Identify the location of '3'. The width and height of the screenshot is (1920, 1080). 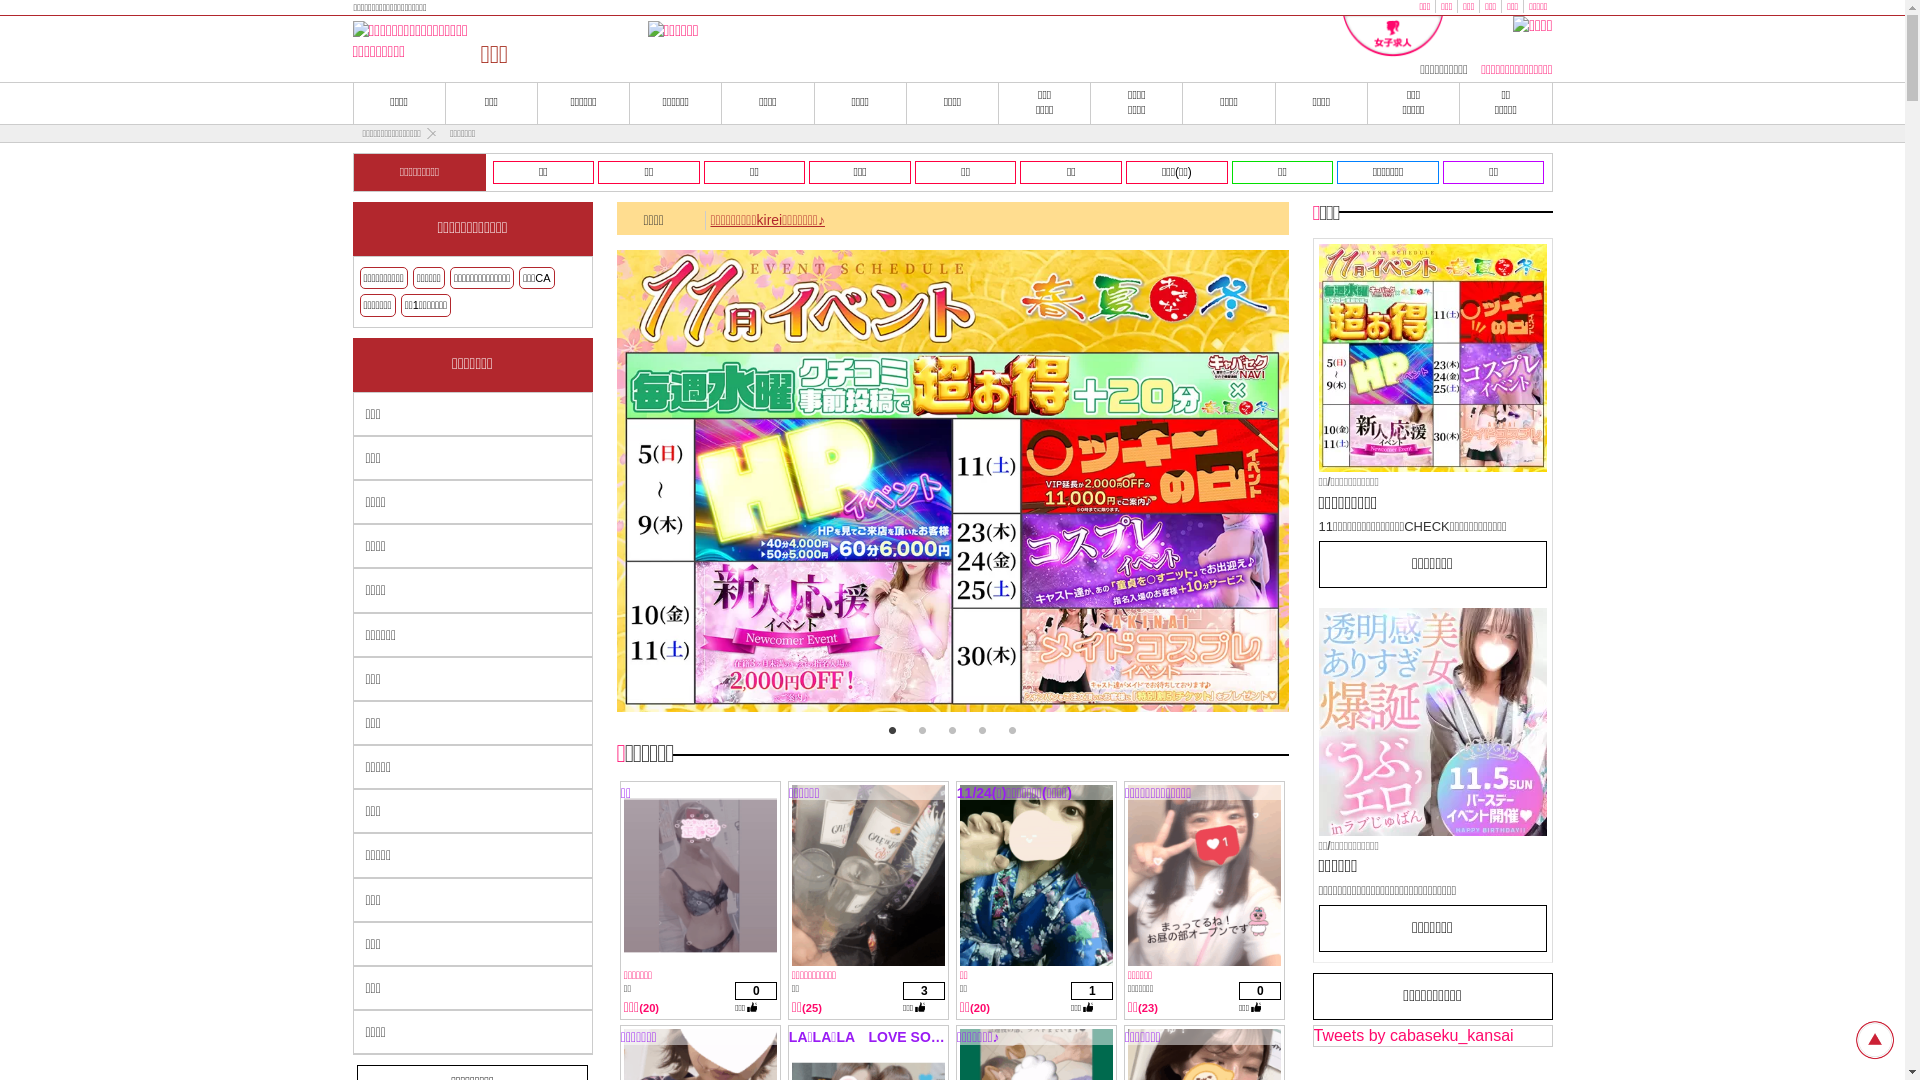
(950, 731).